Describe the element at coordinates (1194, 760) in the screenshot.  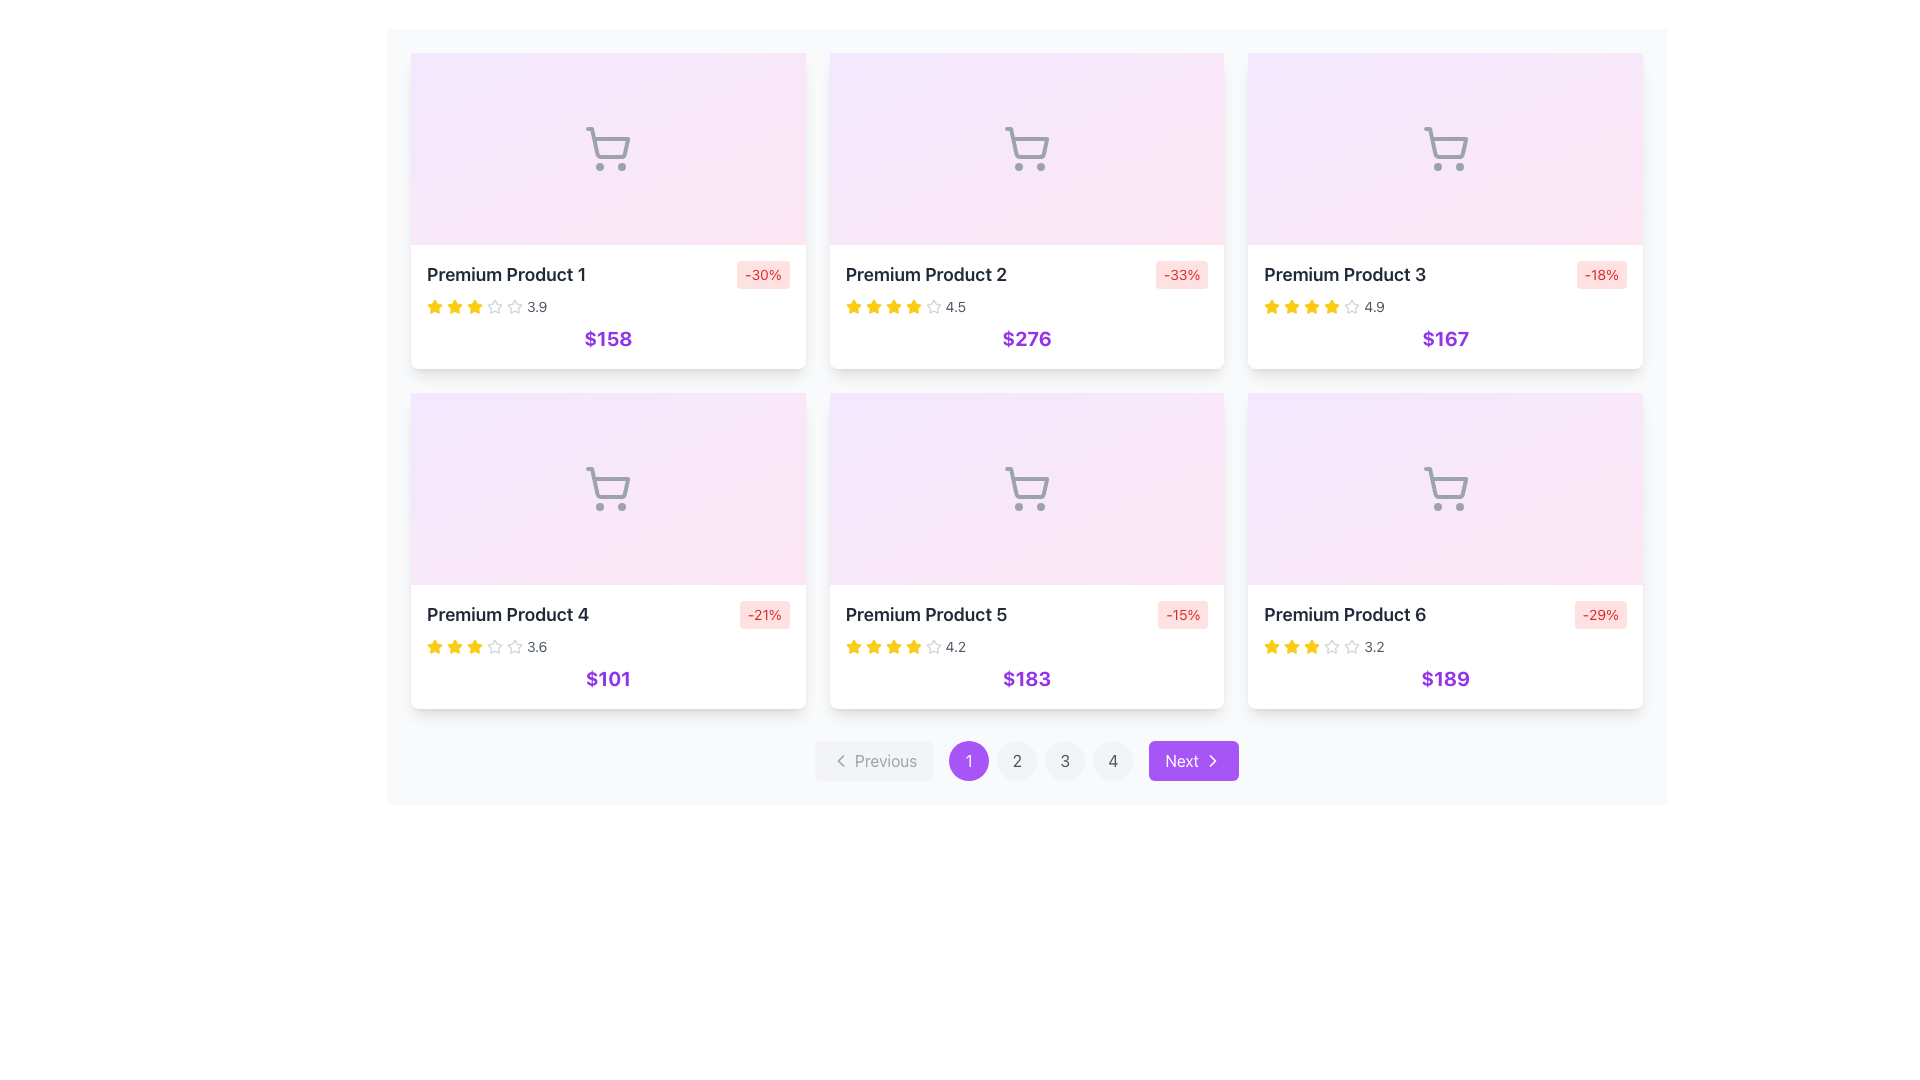
I see `the navigation button located at the bottom-right of the interface to change its background color to a darker shade` at that location.